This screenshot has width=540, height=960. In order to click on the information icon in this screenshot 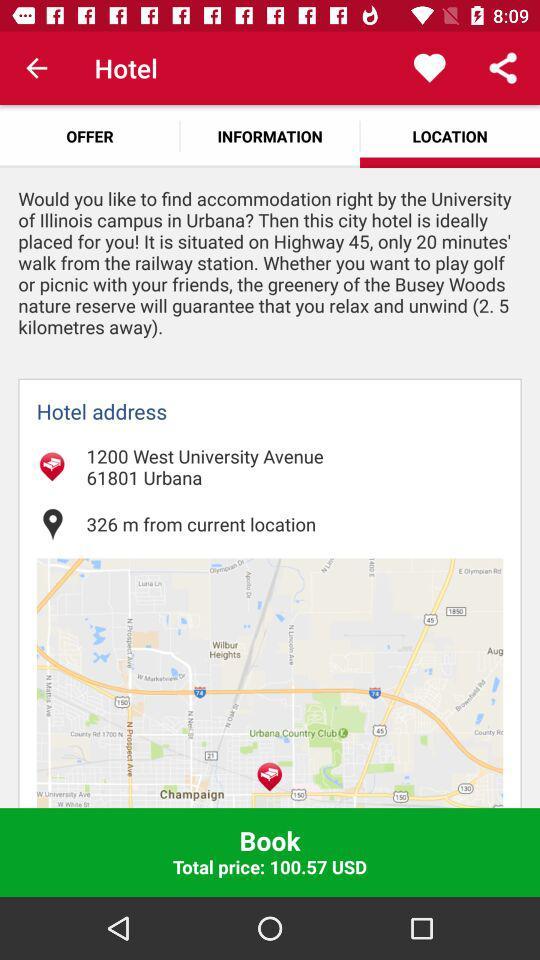, I will do `click(270, 135)`.